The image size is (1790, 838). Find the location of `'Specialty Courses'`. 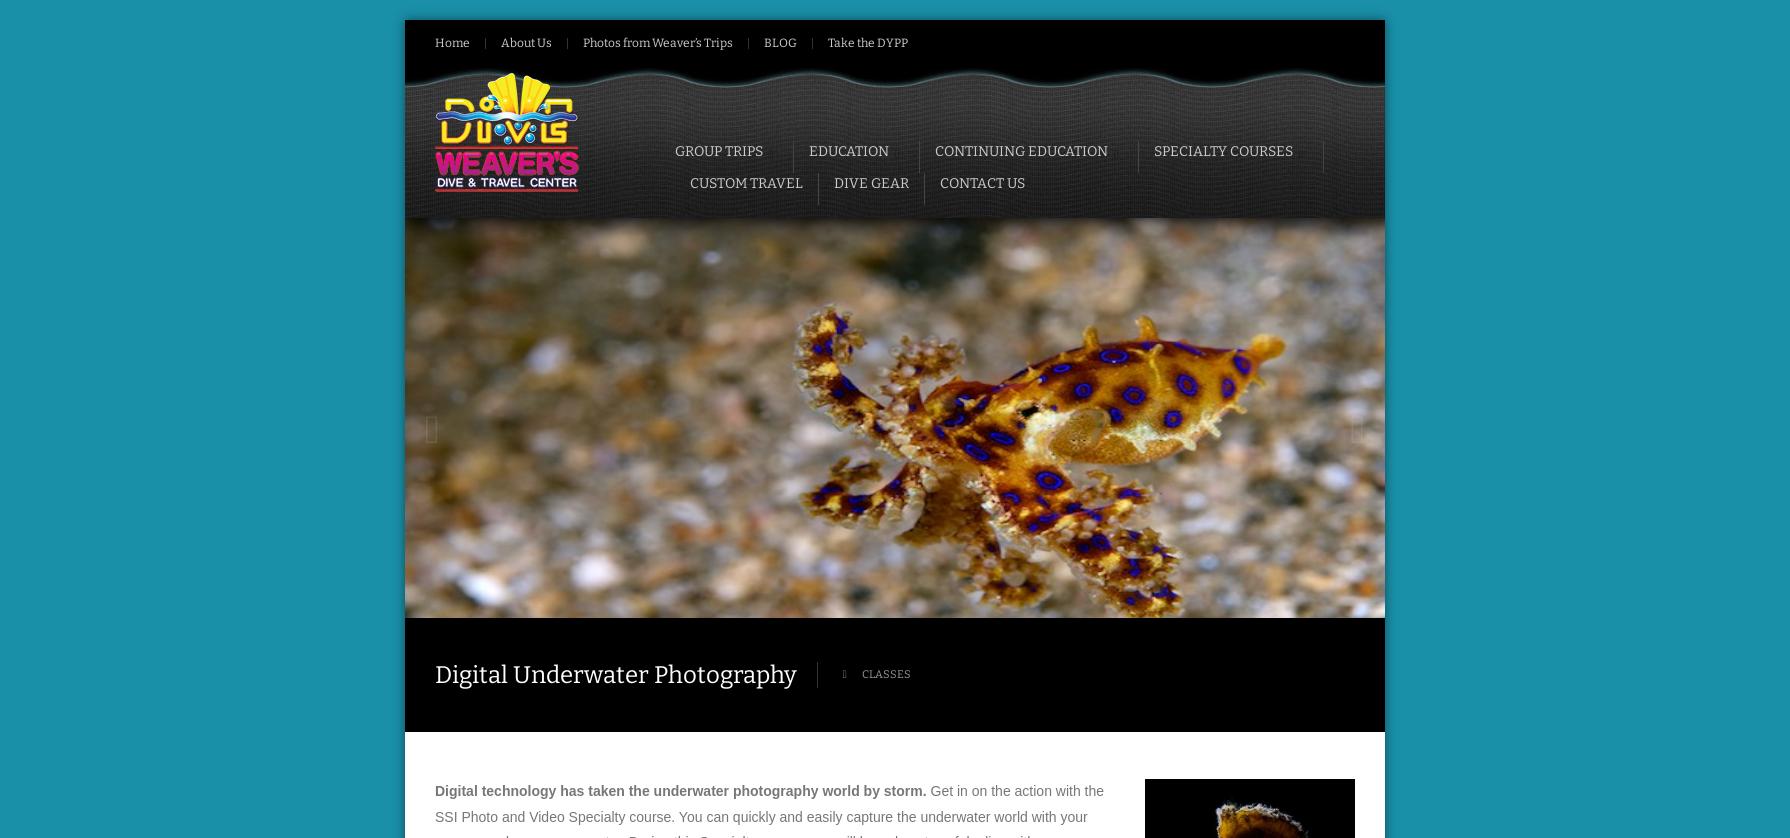

'Specialty Courses' is located at coordinates (1223, 150).